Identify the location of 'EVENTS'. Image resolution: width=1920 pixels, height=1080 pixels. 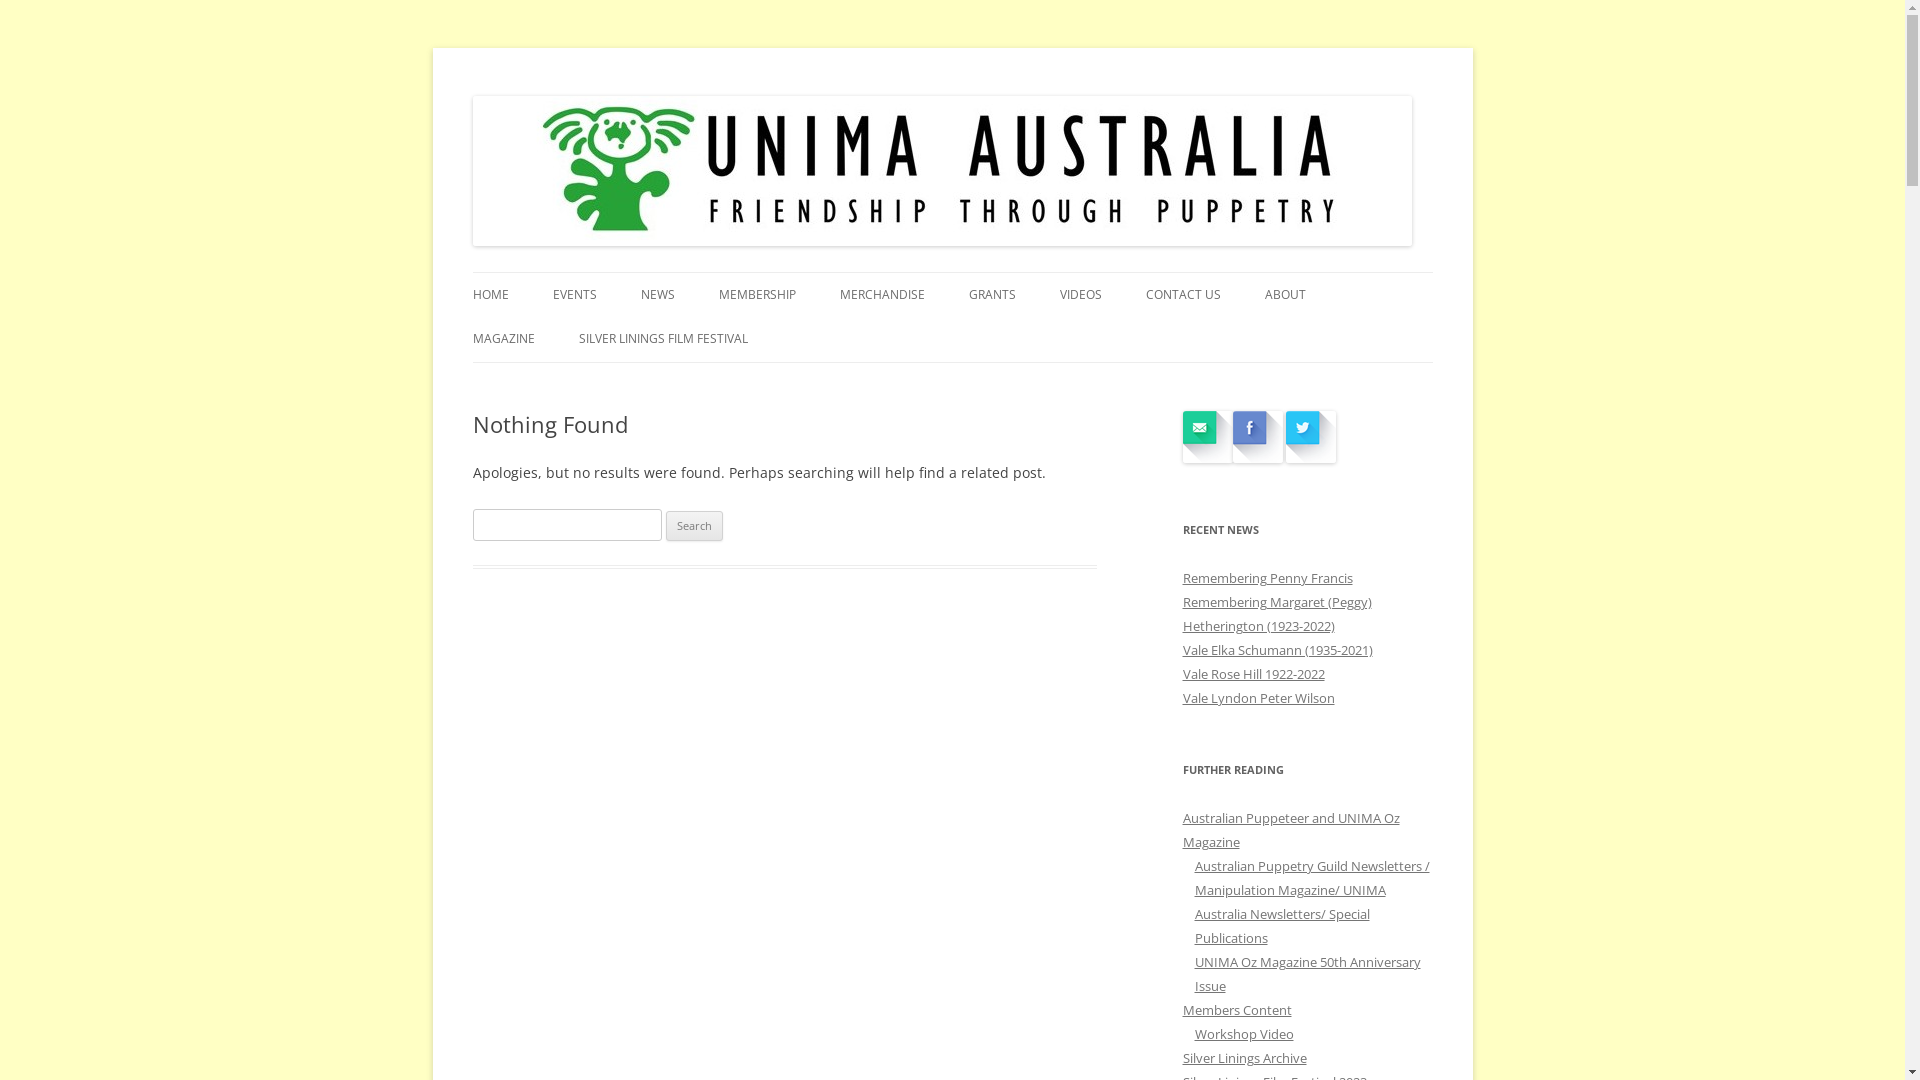
(573, 294).